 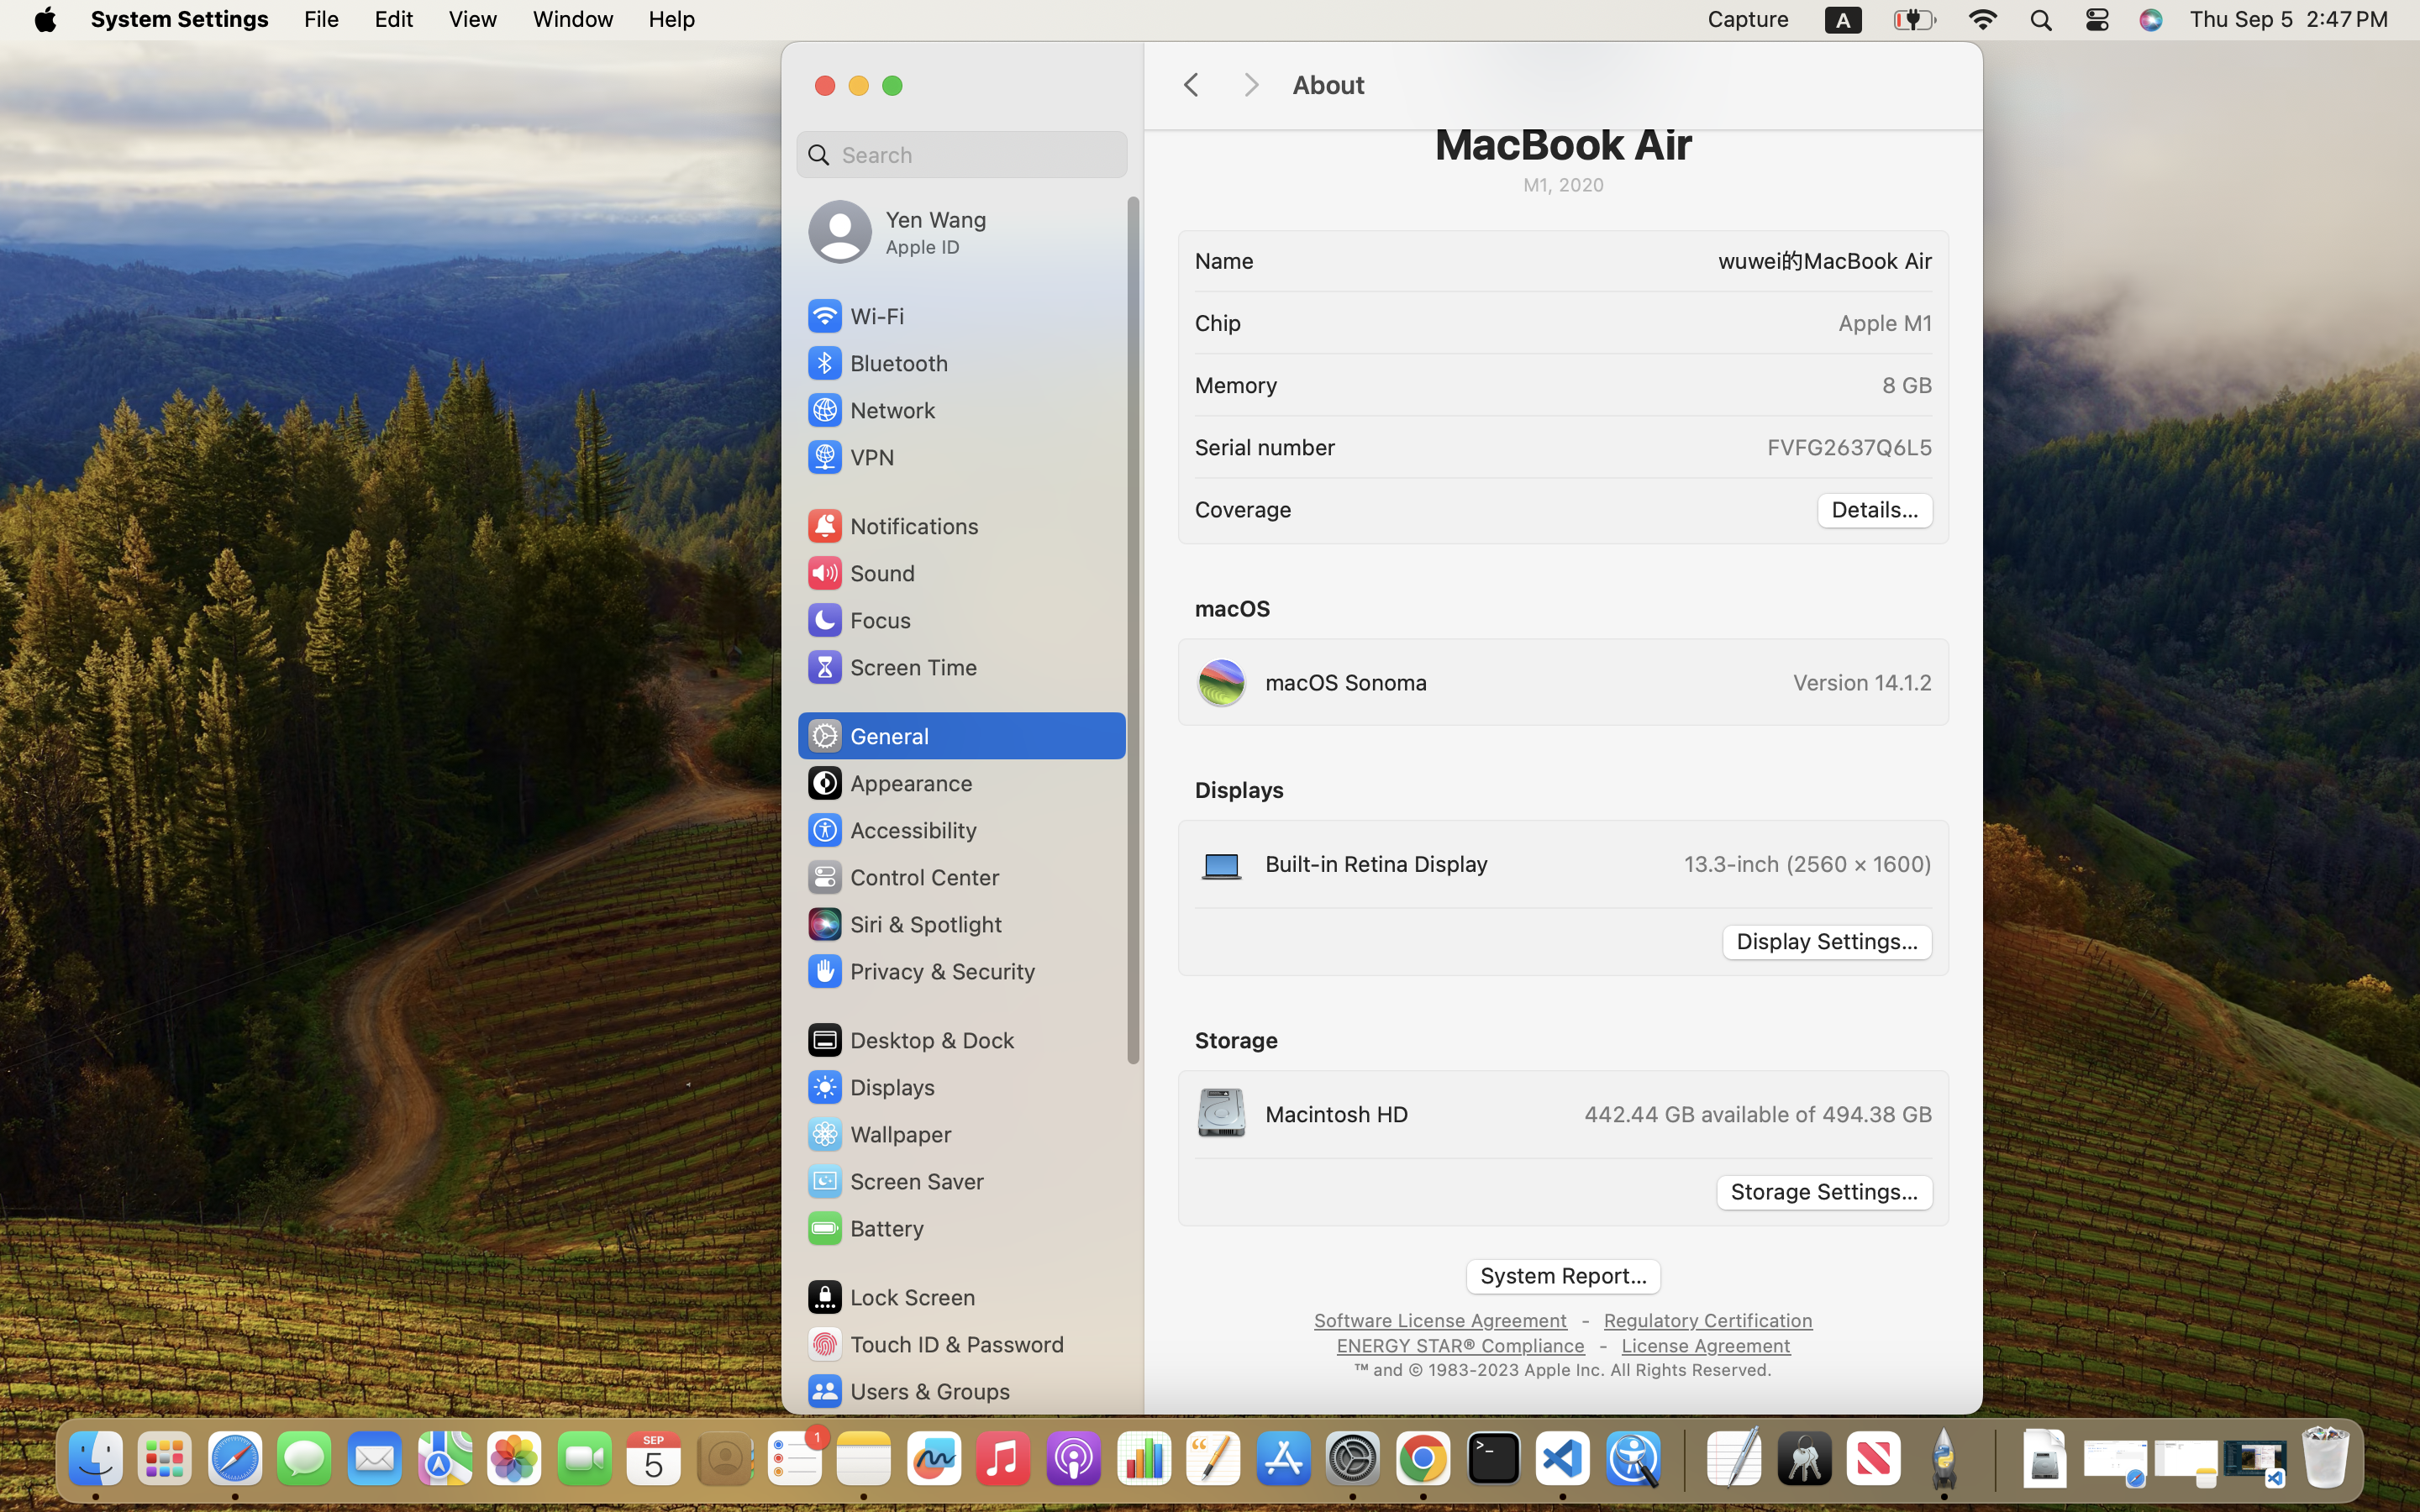 I want to click on 'Screen Saver', so click(x=895, y=1180).